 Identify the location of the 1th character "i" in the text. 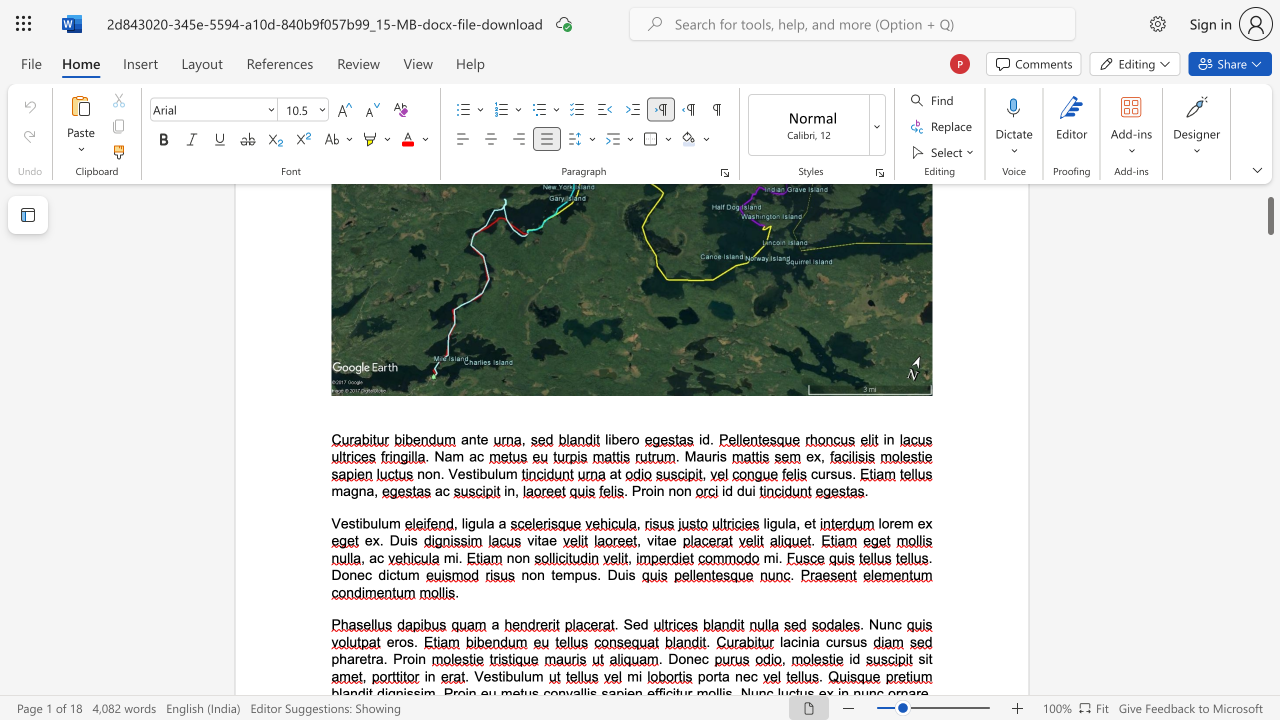
(798, 642).